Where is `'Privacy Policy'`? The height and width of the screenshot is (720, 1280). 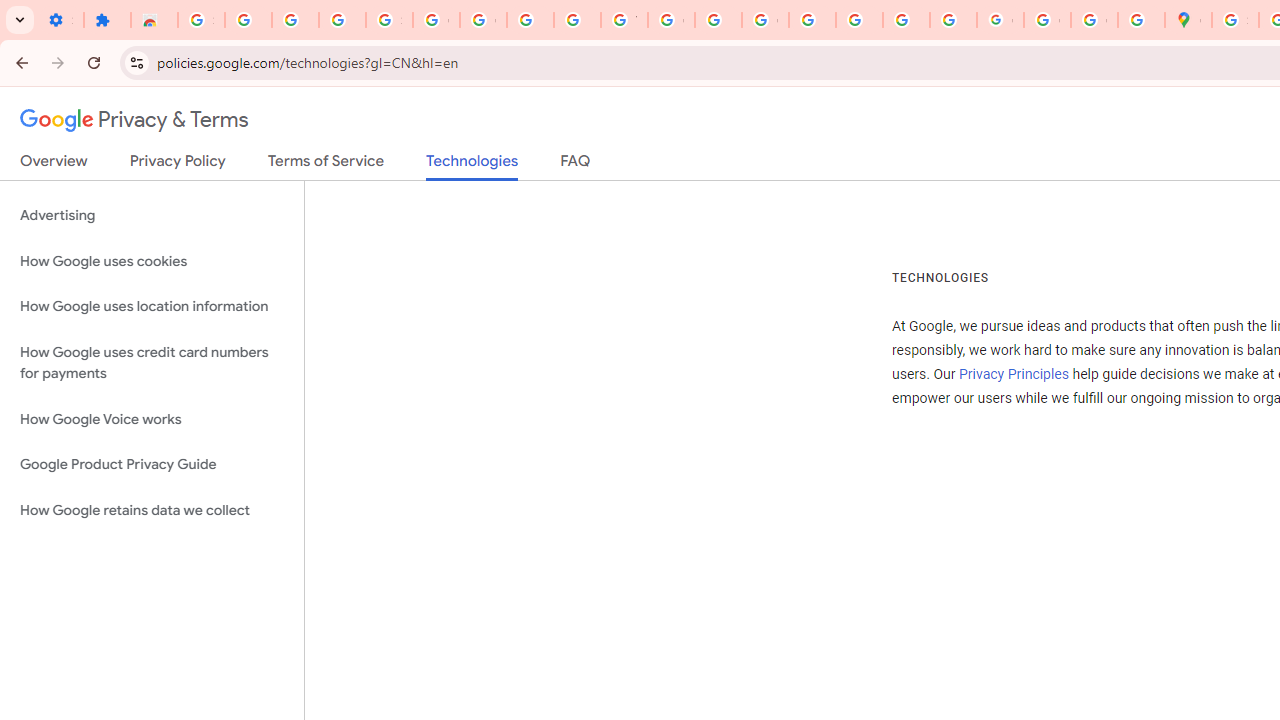
'Privacy Policy' is located at coordinates (177, 164).